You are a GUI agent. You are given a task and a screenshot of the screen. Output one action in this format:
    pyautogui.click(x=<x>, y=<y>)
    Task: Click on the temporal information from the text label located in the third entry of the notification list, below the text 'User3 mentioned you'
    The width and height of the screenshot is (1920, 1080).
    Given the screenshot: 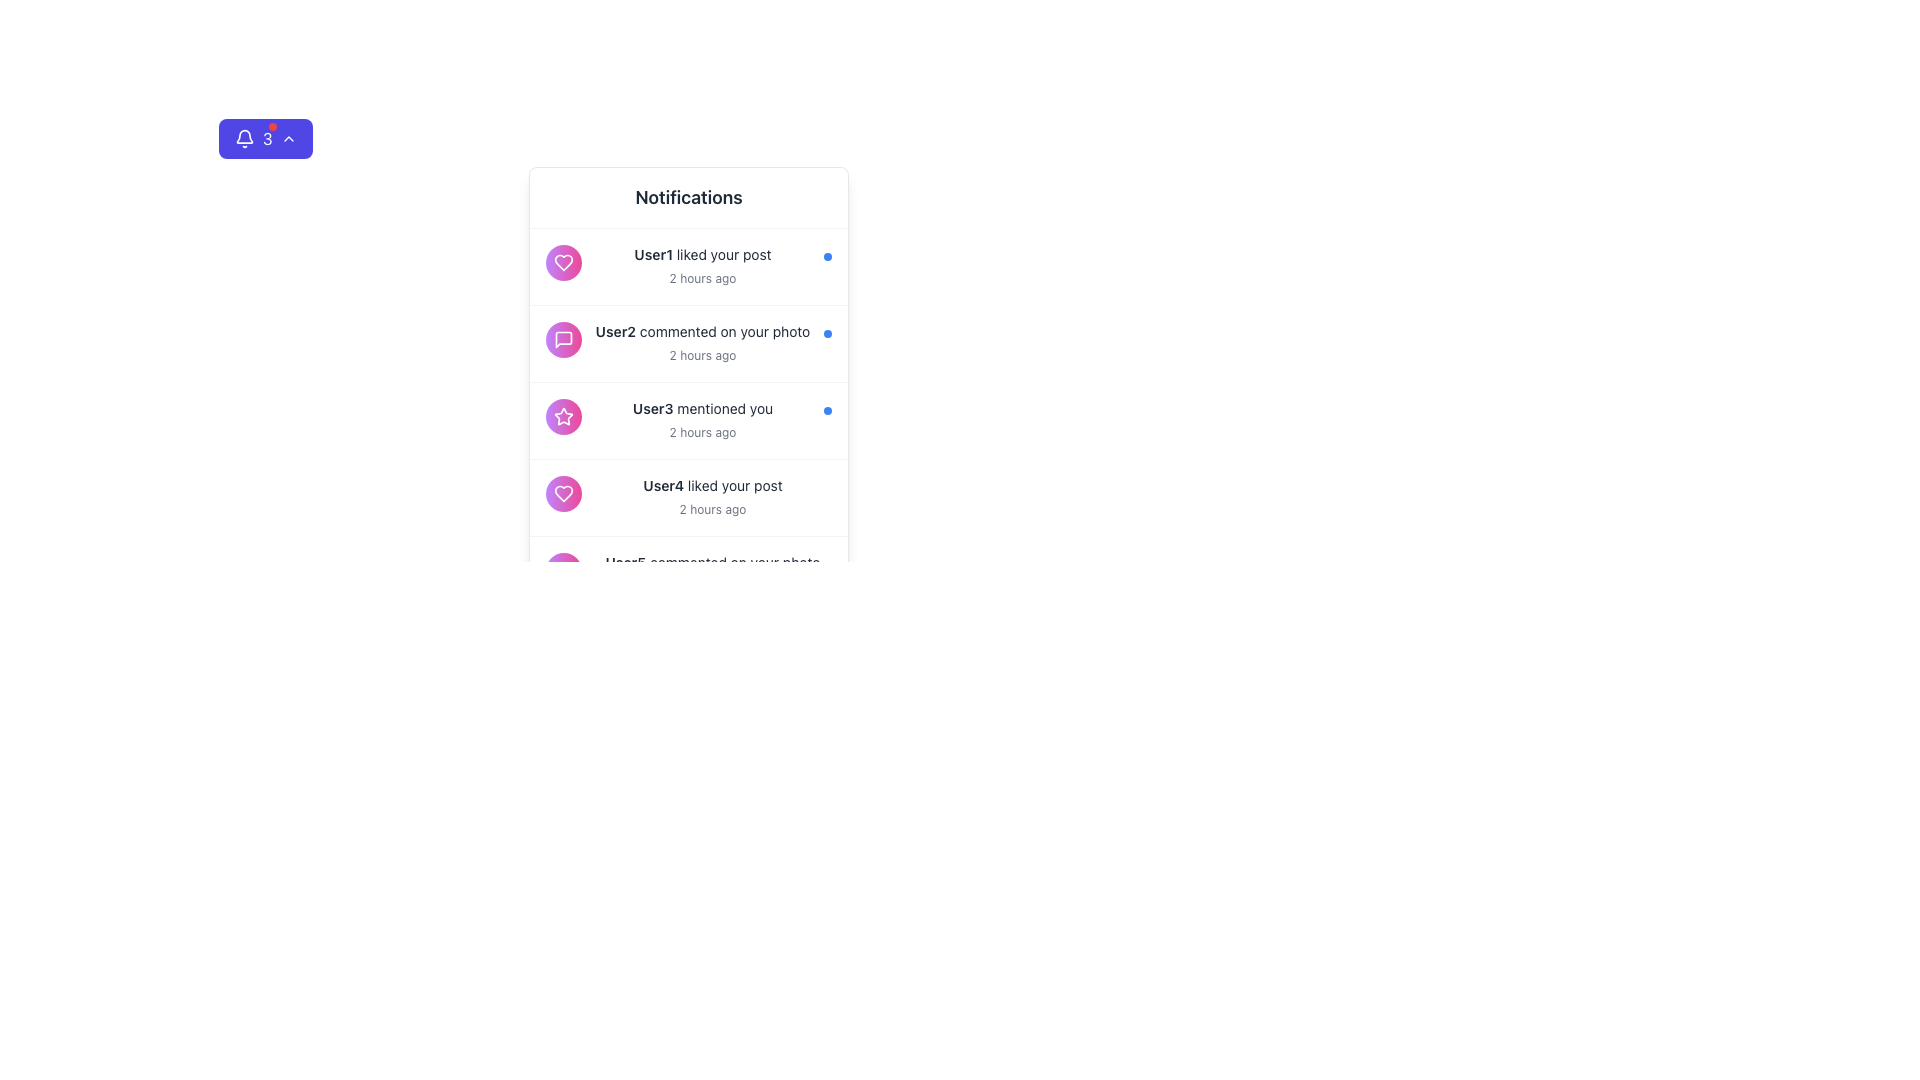 What is the action you would take?
    pyautogui.click(x=702, y=431)
    